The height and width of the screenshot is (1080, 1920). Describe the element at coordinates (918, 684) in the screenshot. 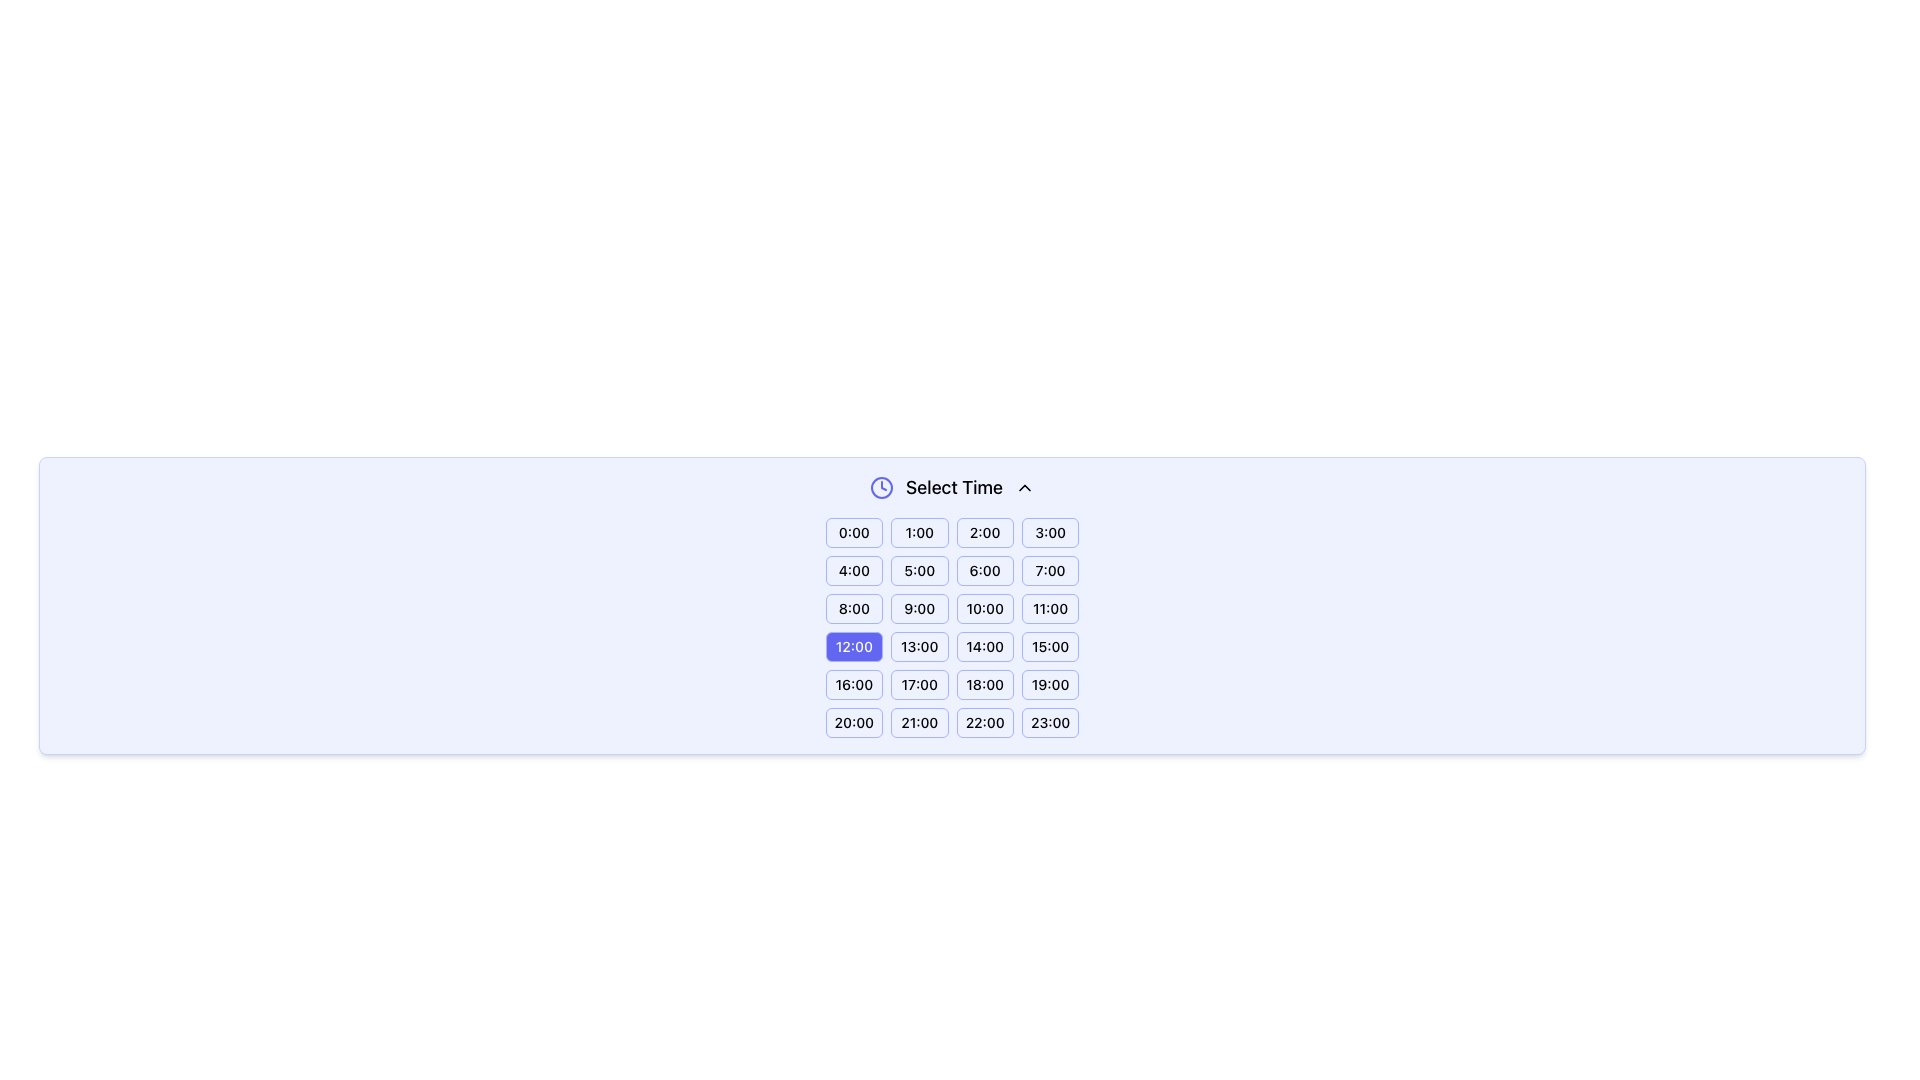

I see `the button that represents the time '17:00' located under the 'Select Time' heading, specifically the fifth button in the fifth row of the grid` at that location.